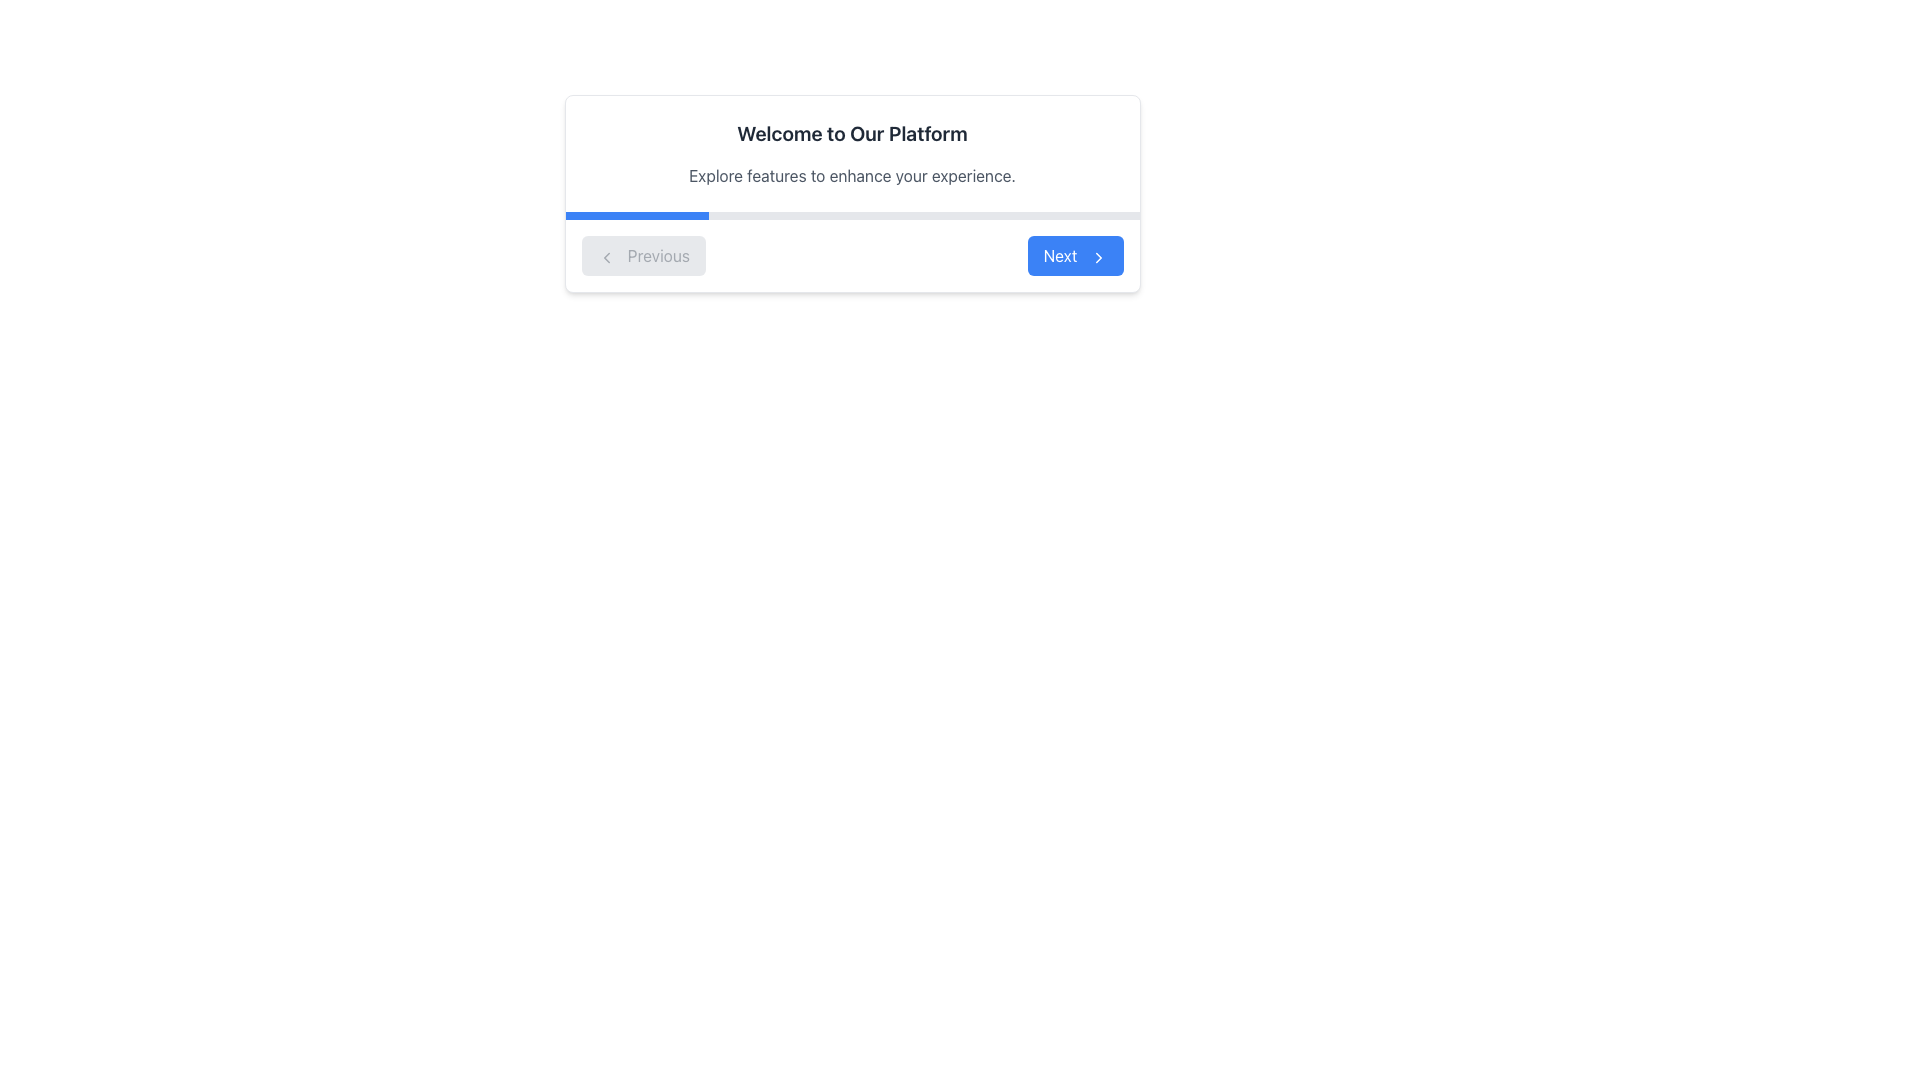 The width and height of the screenshot is (1920, 1080). What do you see at coordinates (1097, 256) in the screenshot?
I see `the directional indicator icon within the 'Next' button` at bounding box center [1097, 256].